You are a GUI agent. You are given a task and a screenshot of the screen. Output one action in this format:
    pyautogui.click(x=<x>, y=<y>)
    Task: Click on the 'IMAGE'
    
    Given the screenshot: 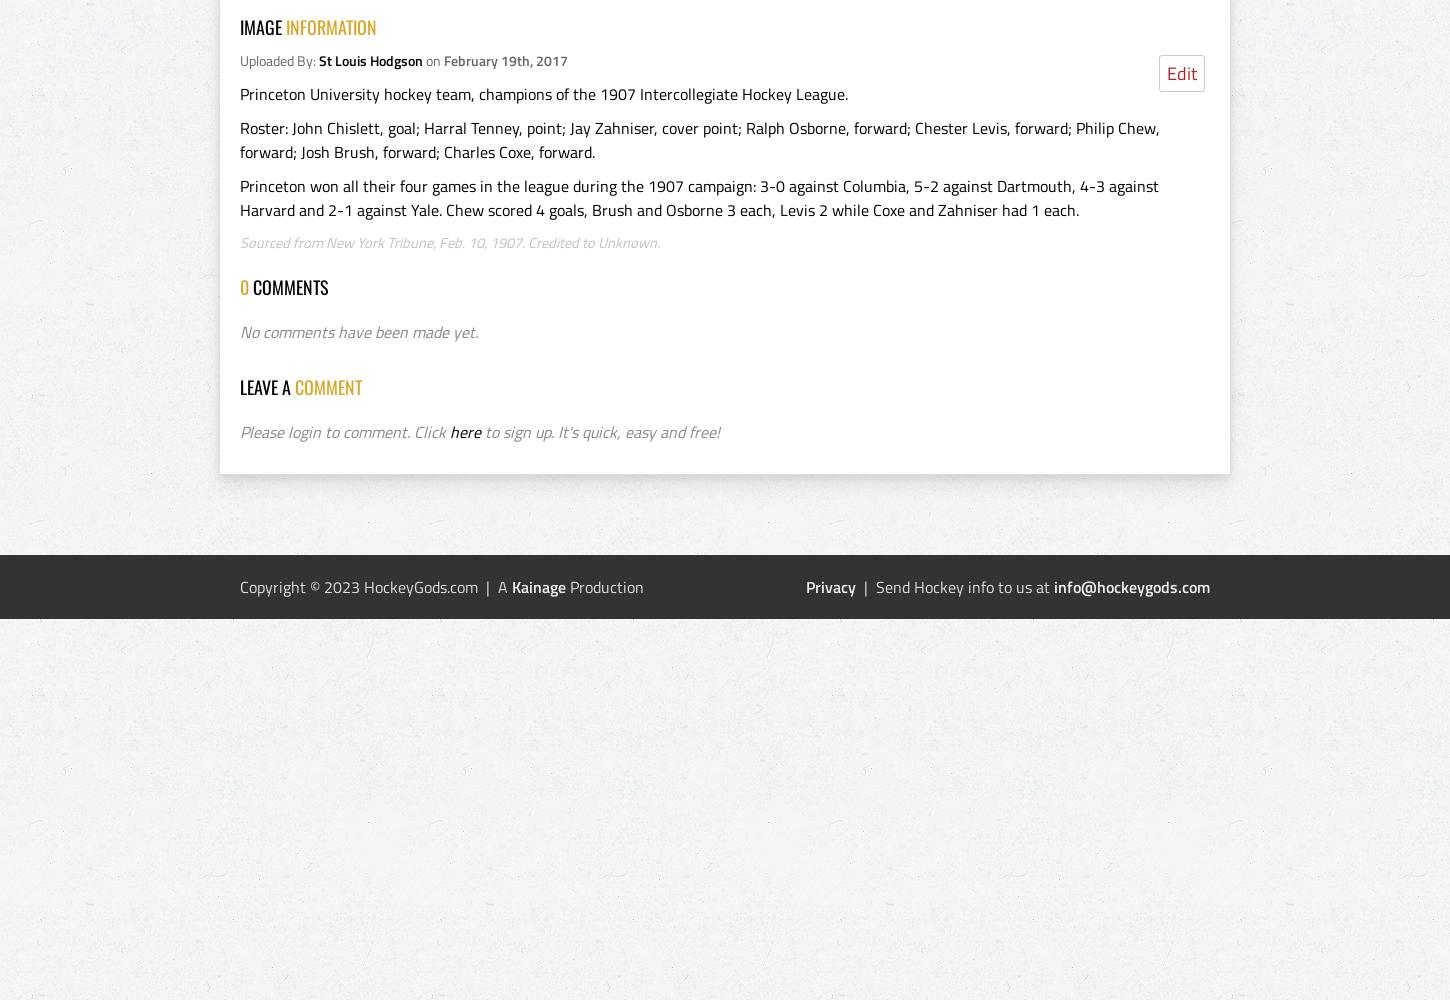 What is the action you would take?
    pyautogui.click(x=238, y=27)
    